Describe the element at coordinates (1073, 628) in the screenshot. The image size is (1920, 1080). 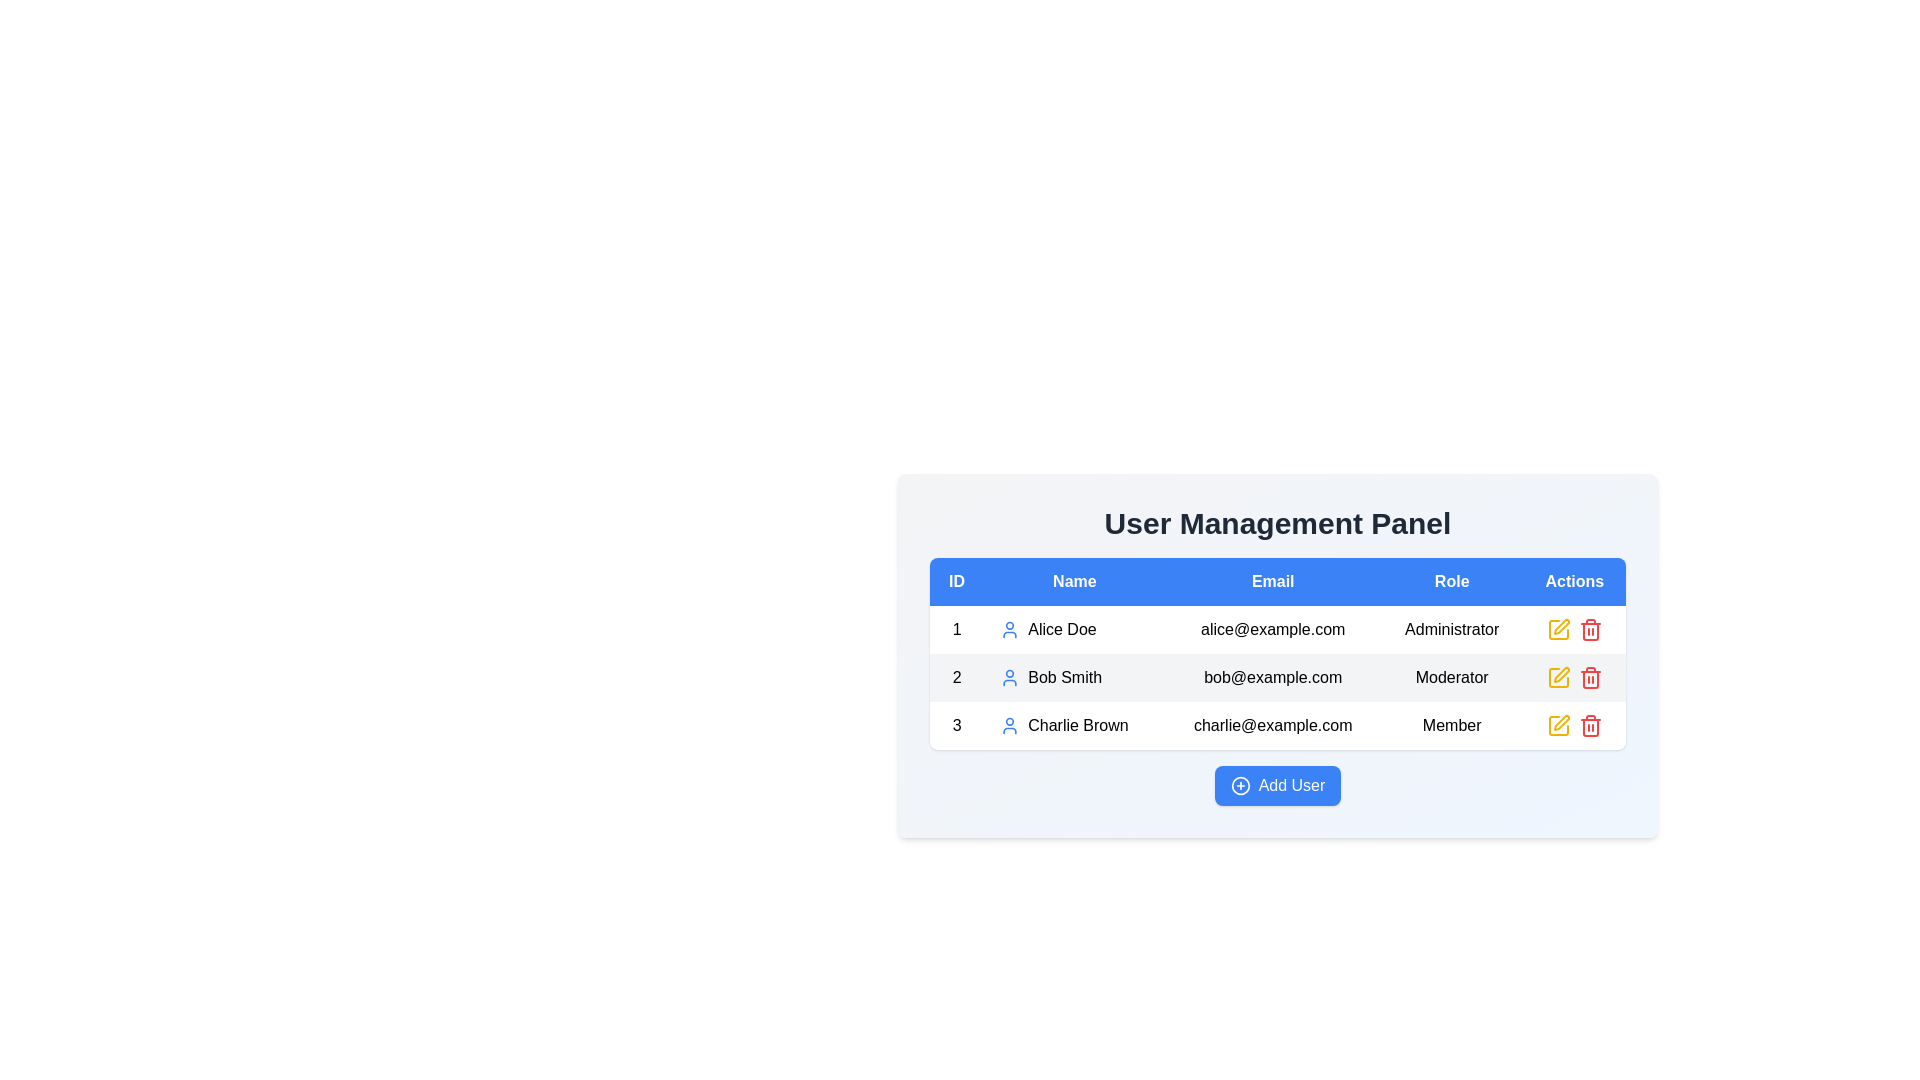
I see `the text 'Alice Doe' which is displayed in the second column of the first row of the user management table, accompanied by a blue user icon` at that location.